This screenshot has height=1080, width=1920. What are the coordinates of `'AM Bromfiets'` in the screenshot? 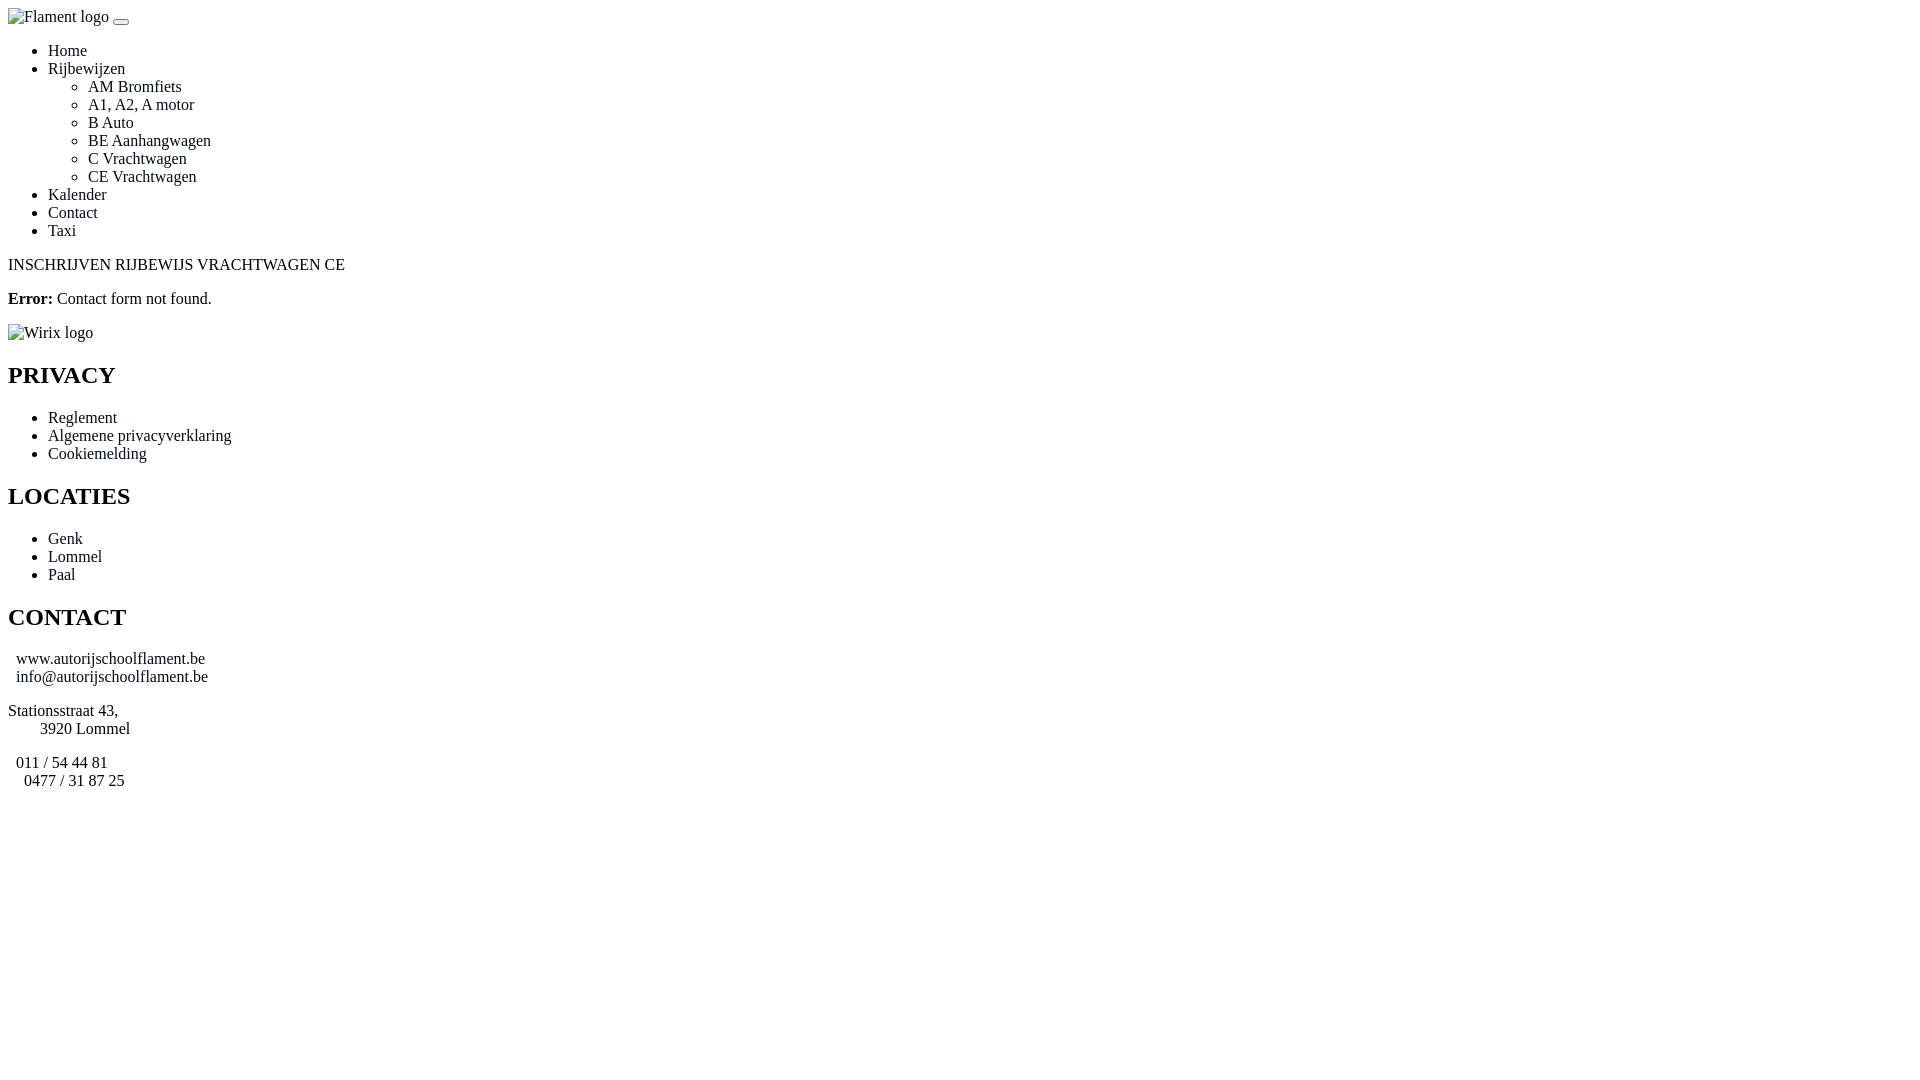 It's located at (133, 85).